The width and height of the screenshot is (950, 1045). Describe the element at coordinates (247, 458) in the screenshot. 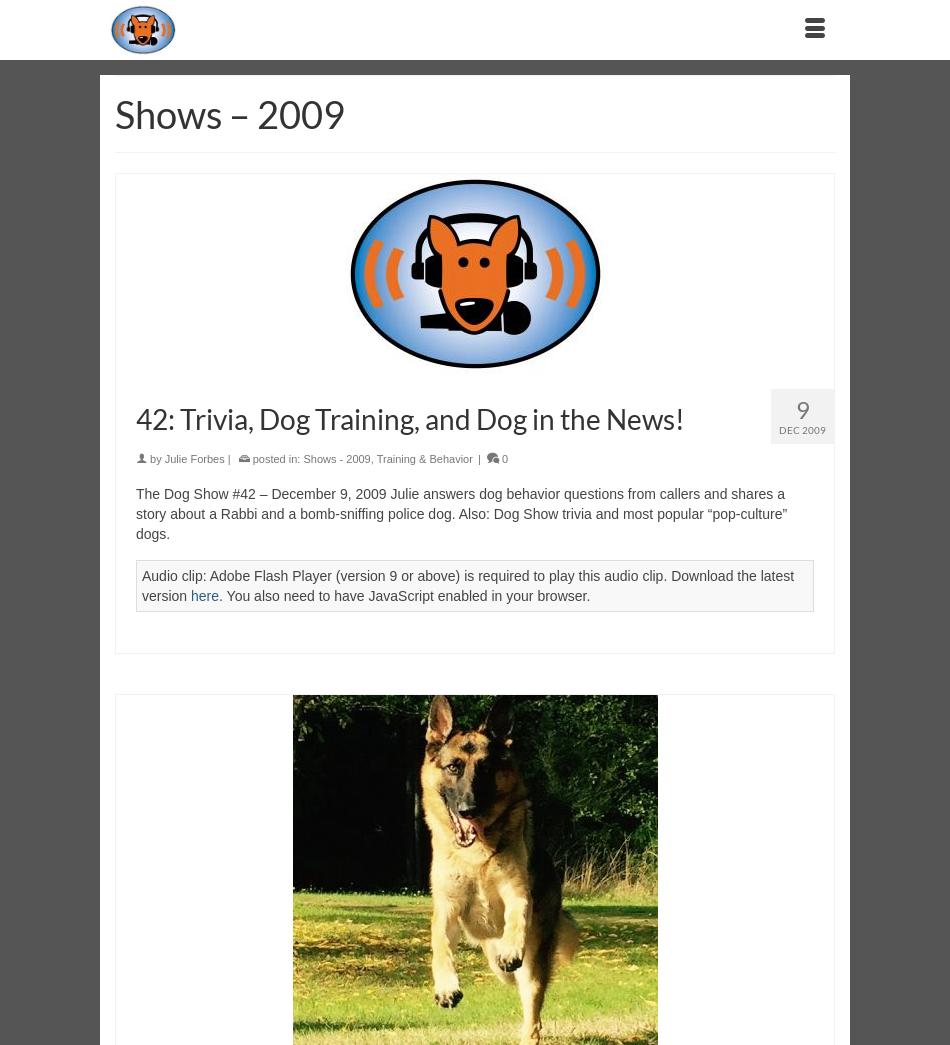

I see `'posted in:'` at that location.